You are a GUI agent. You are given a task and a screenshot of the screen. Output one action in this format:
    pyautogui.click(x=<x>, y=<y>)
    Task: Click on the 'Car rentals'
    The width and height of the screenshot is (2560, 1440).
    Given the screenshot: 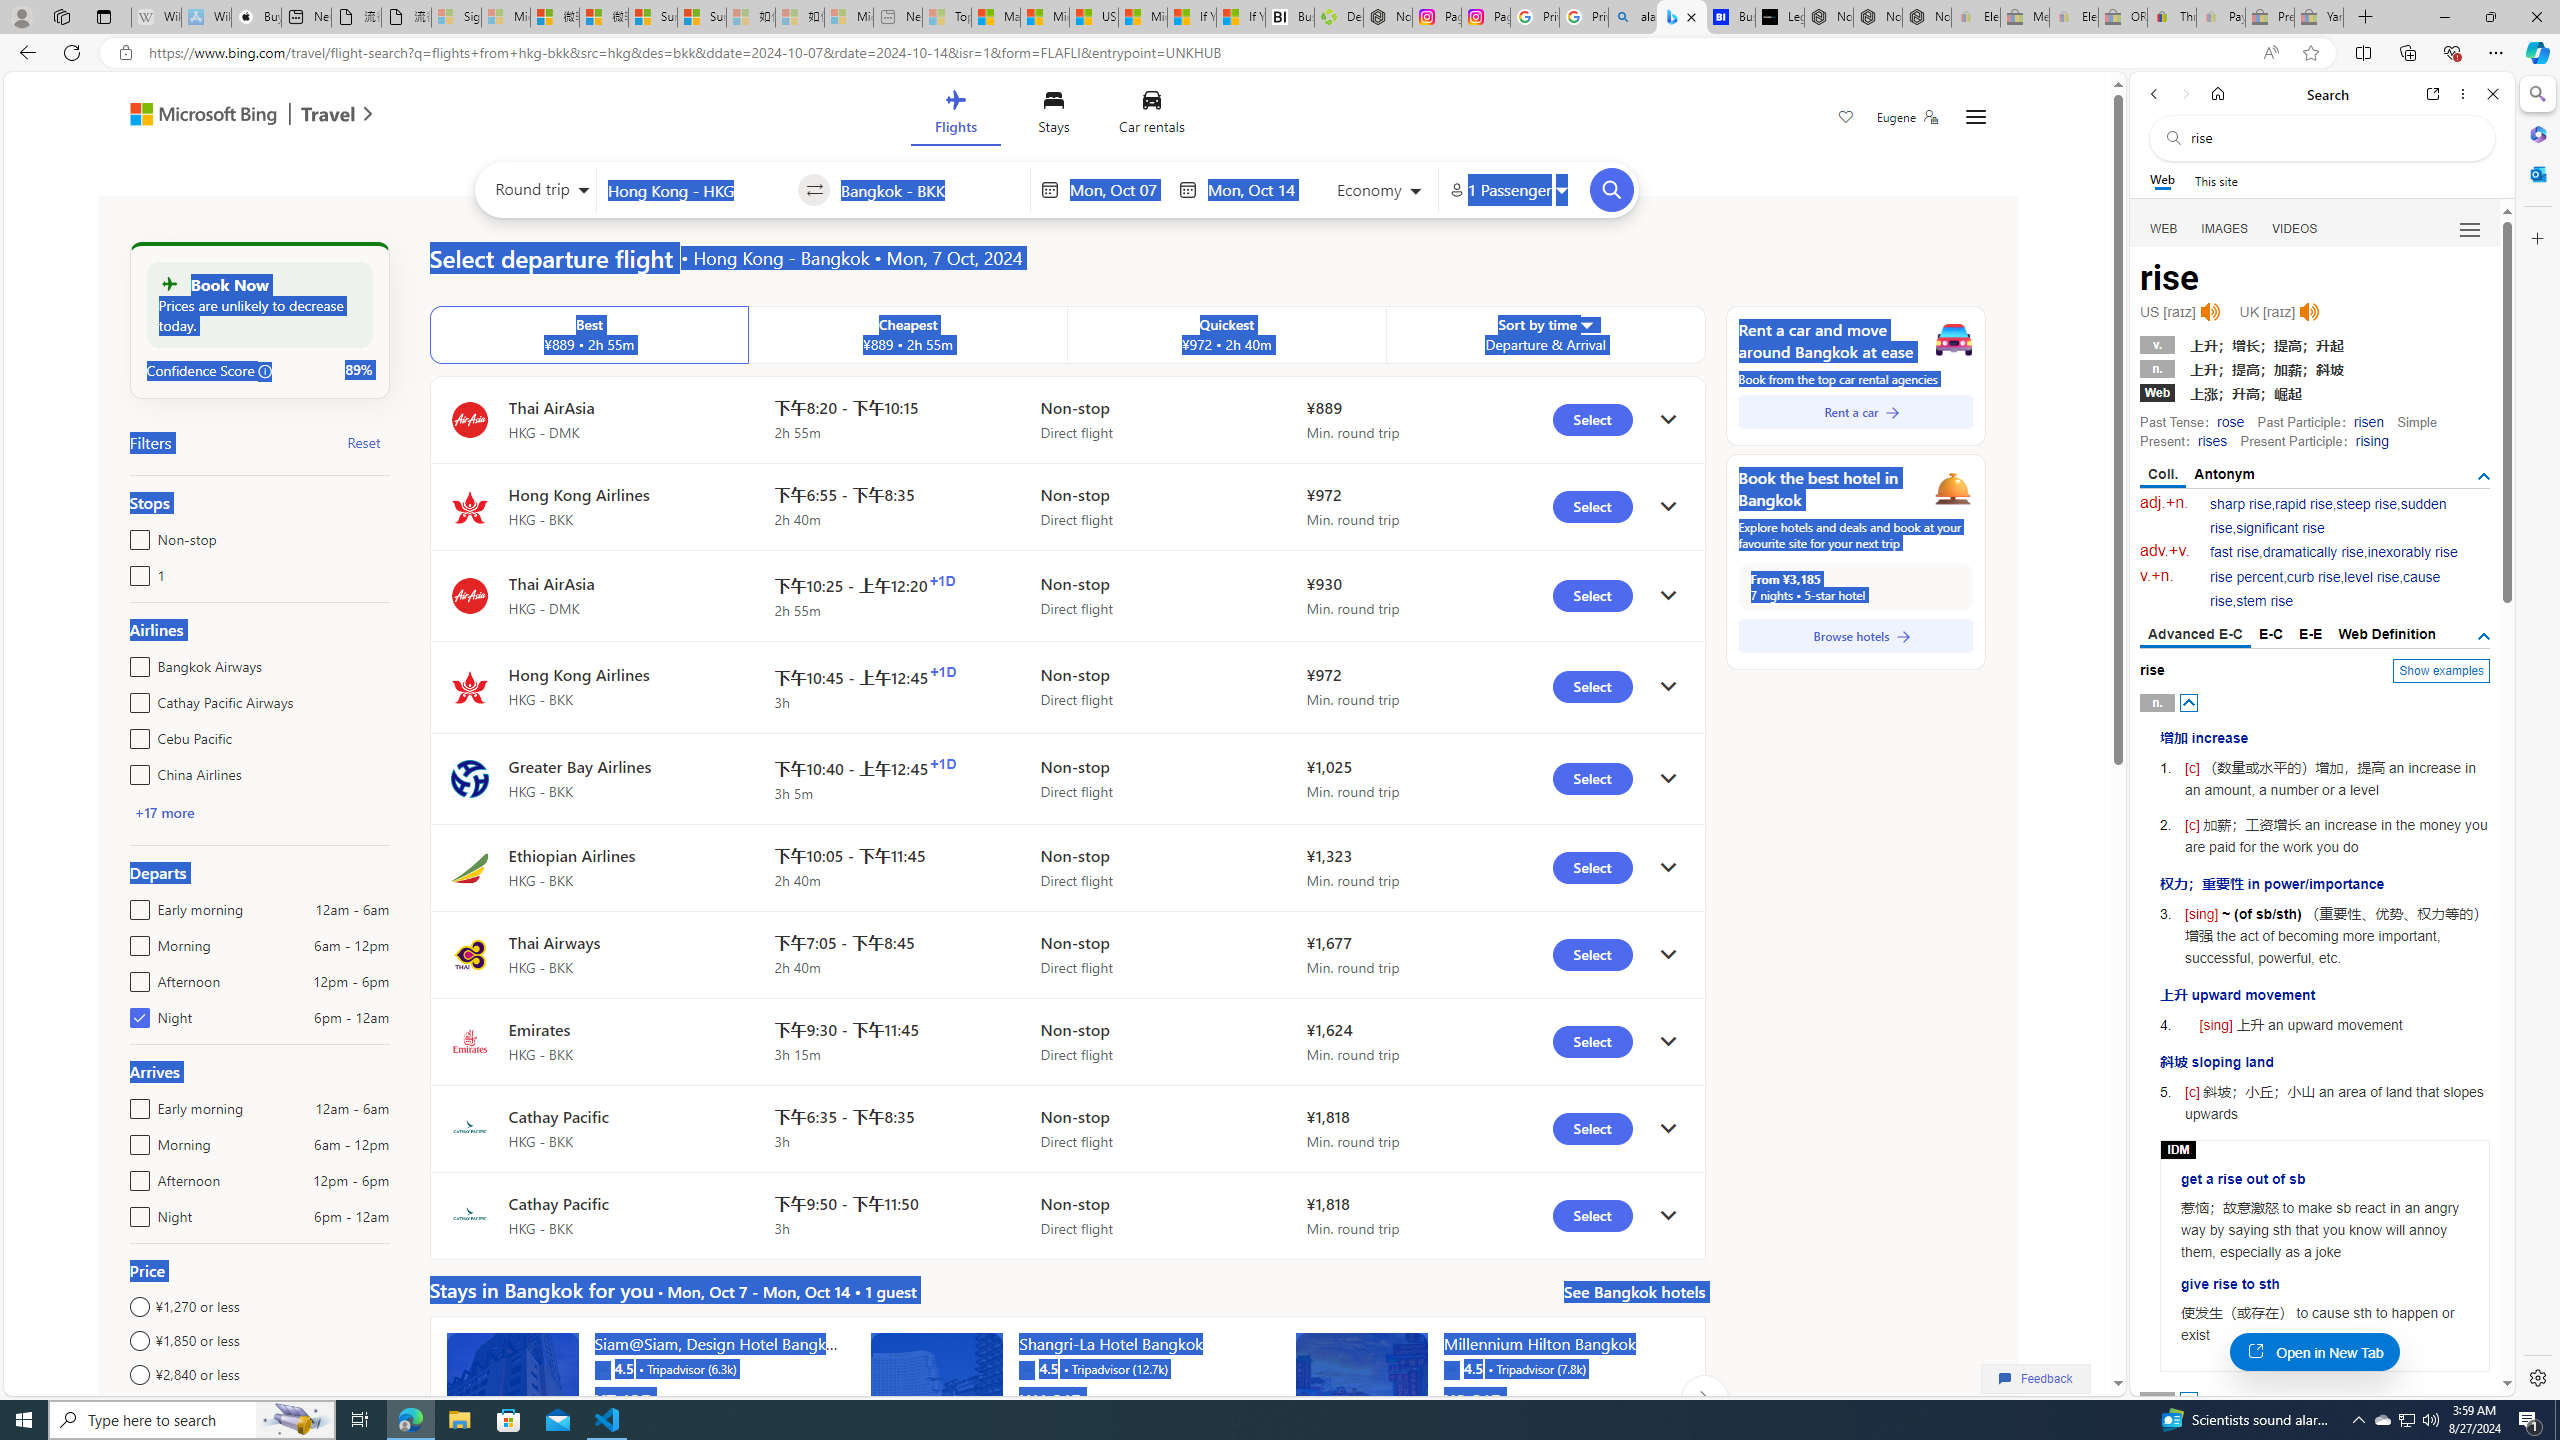 What is the action you would take?
    pyautogui.click(x=1151, y=115)
    